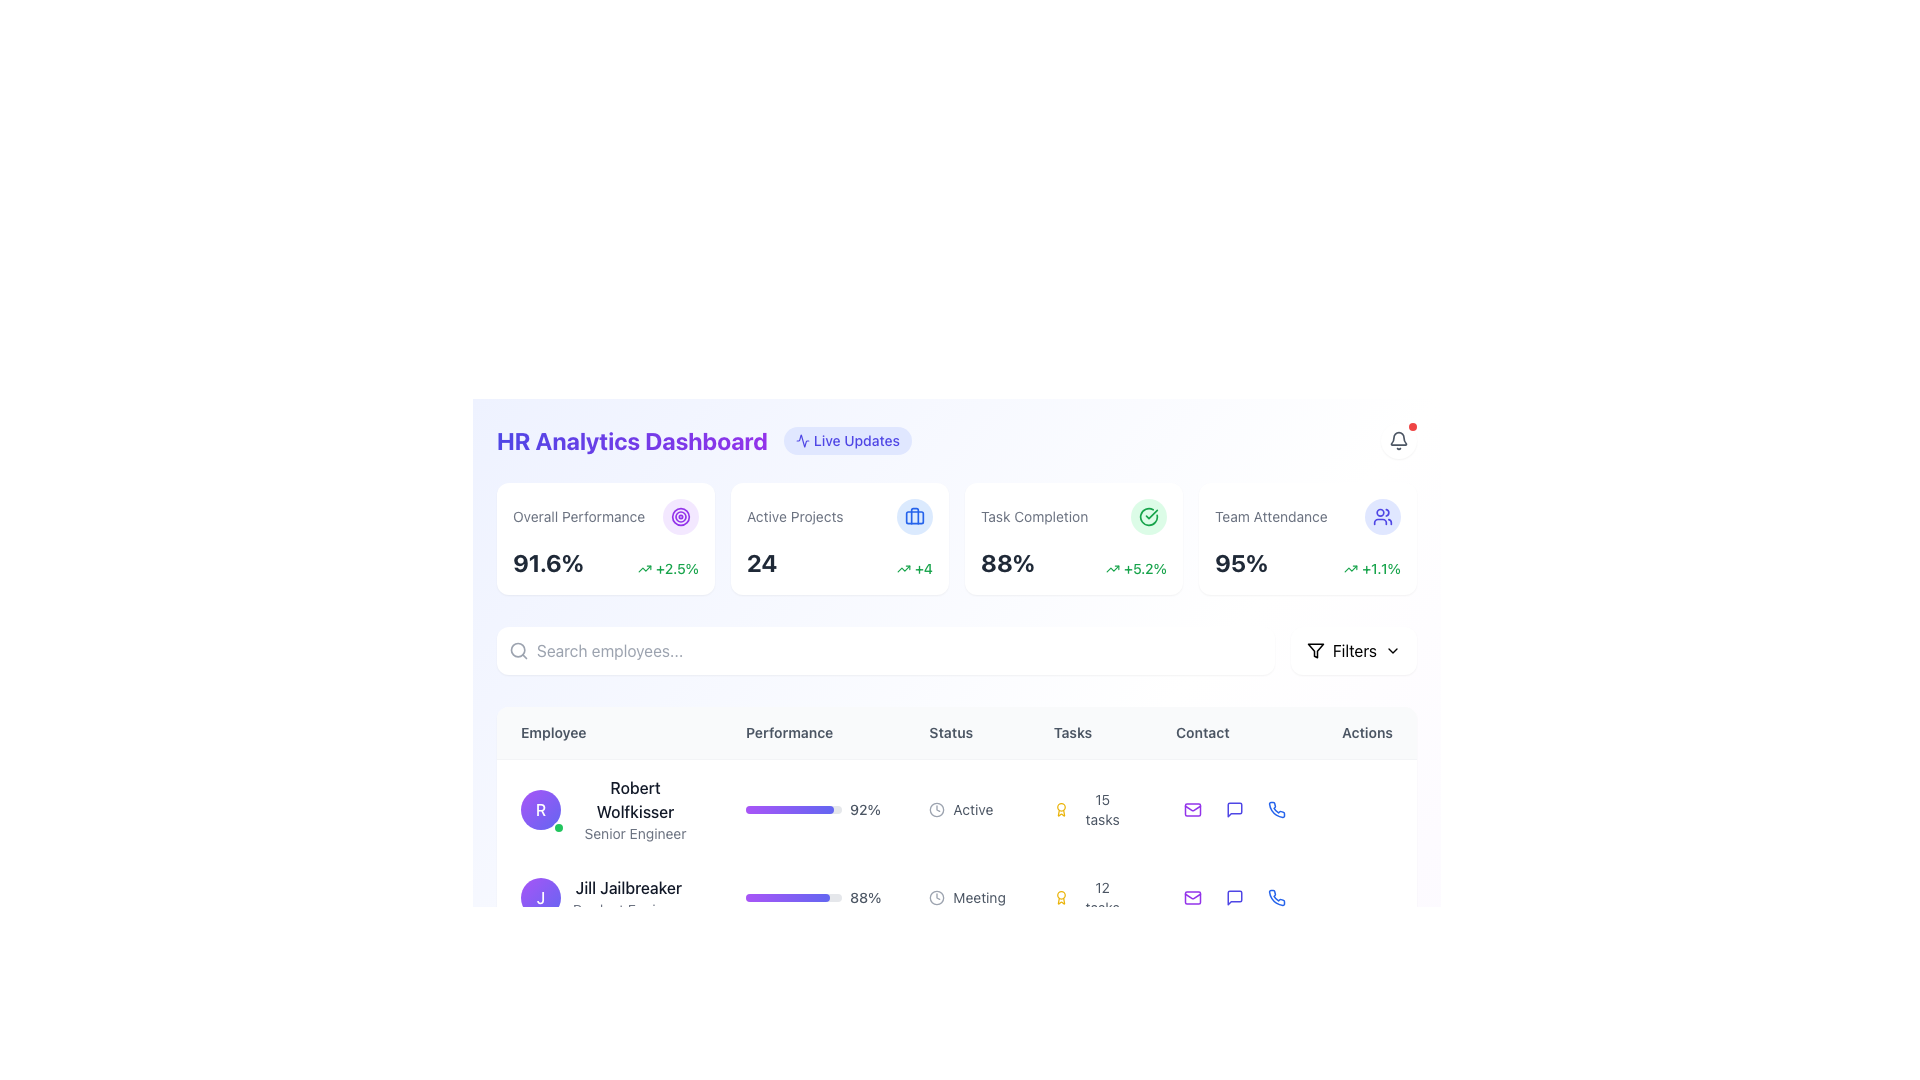 This screenshot has height=1080, width=1920. I want to click on the trending arrow icon that indicates a positive change in the 'Task Completion' metric, located before the green '+5.2%' text, so click(1112, 569).